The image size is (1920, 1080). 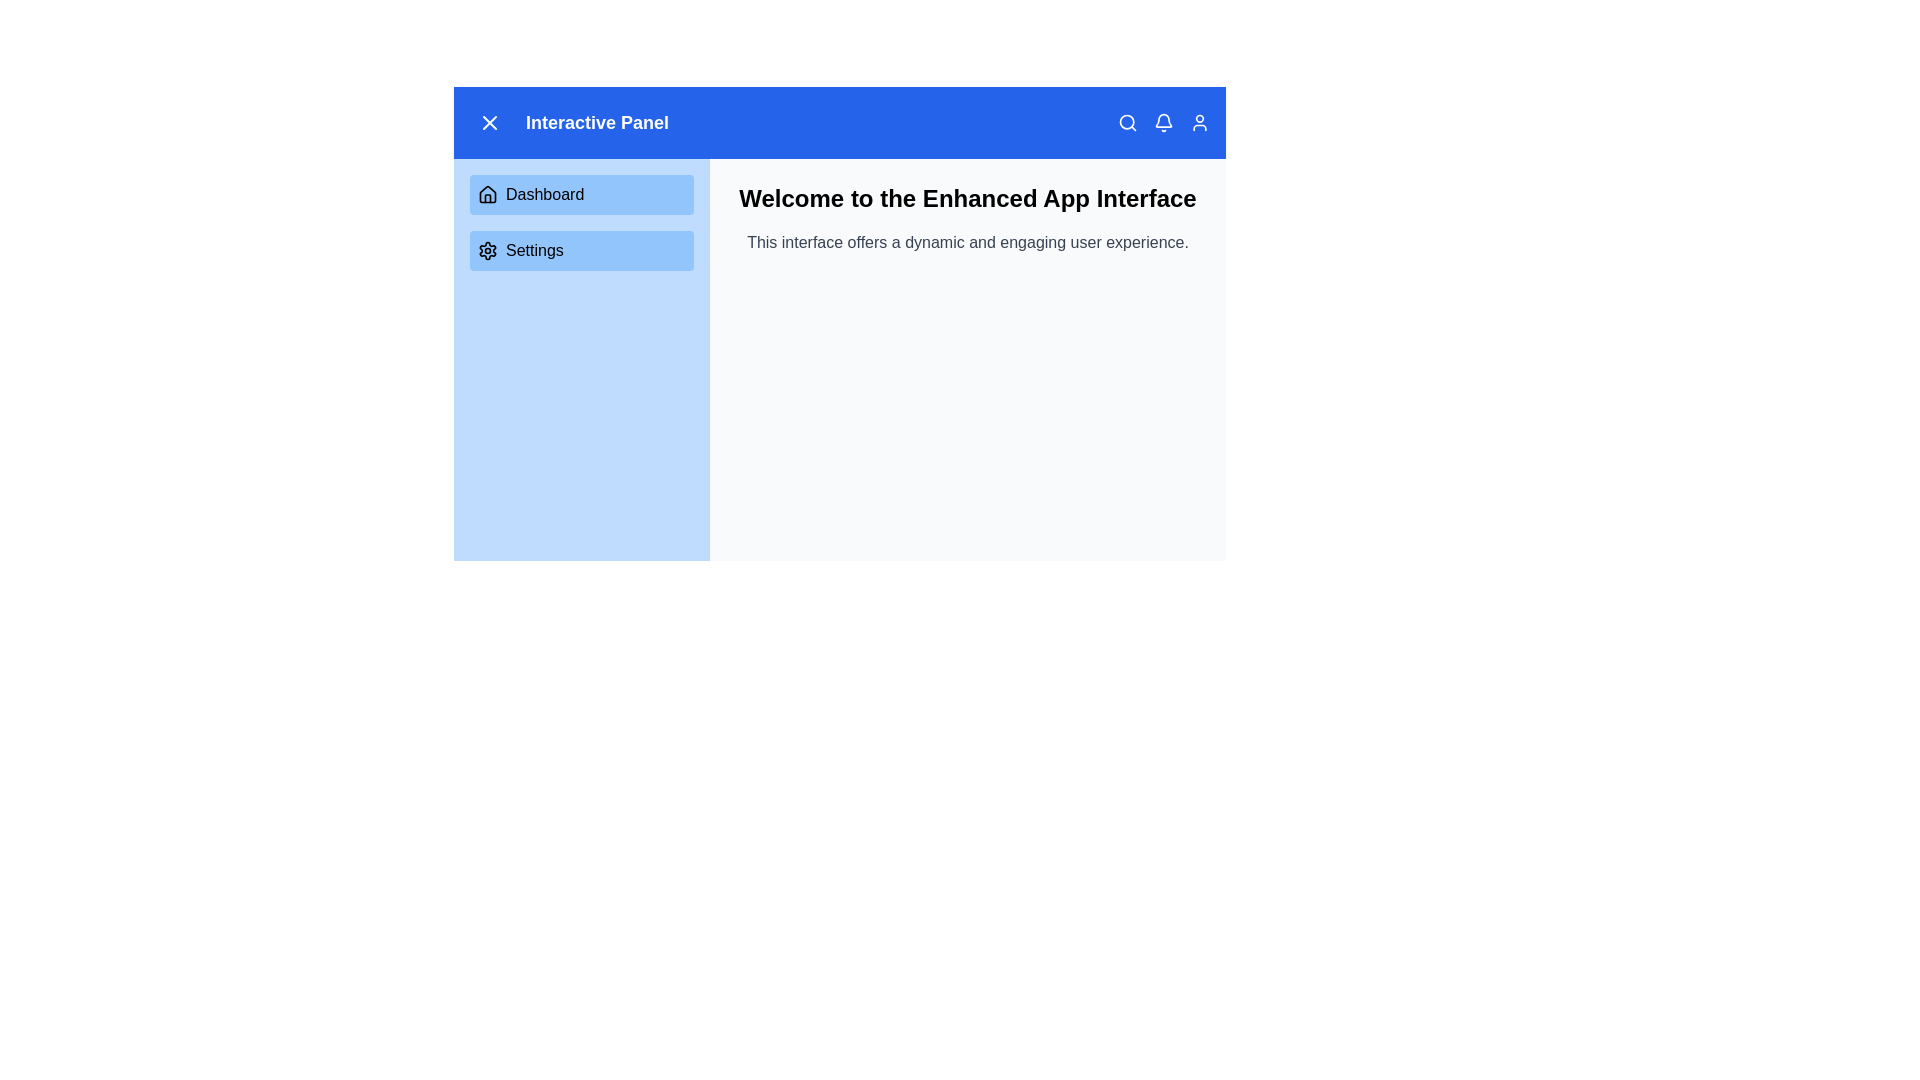 What do you see at coordinates (596, 123) in the screenshot?
I see `the bold text 'Interactive Panel' displayed on a blue background in the top navigation bar, located to the right of the close icon` at bounding box center [596, 123].